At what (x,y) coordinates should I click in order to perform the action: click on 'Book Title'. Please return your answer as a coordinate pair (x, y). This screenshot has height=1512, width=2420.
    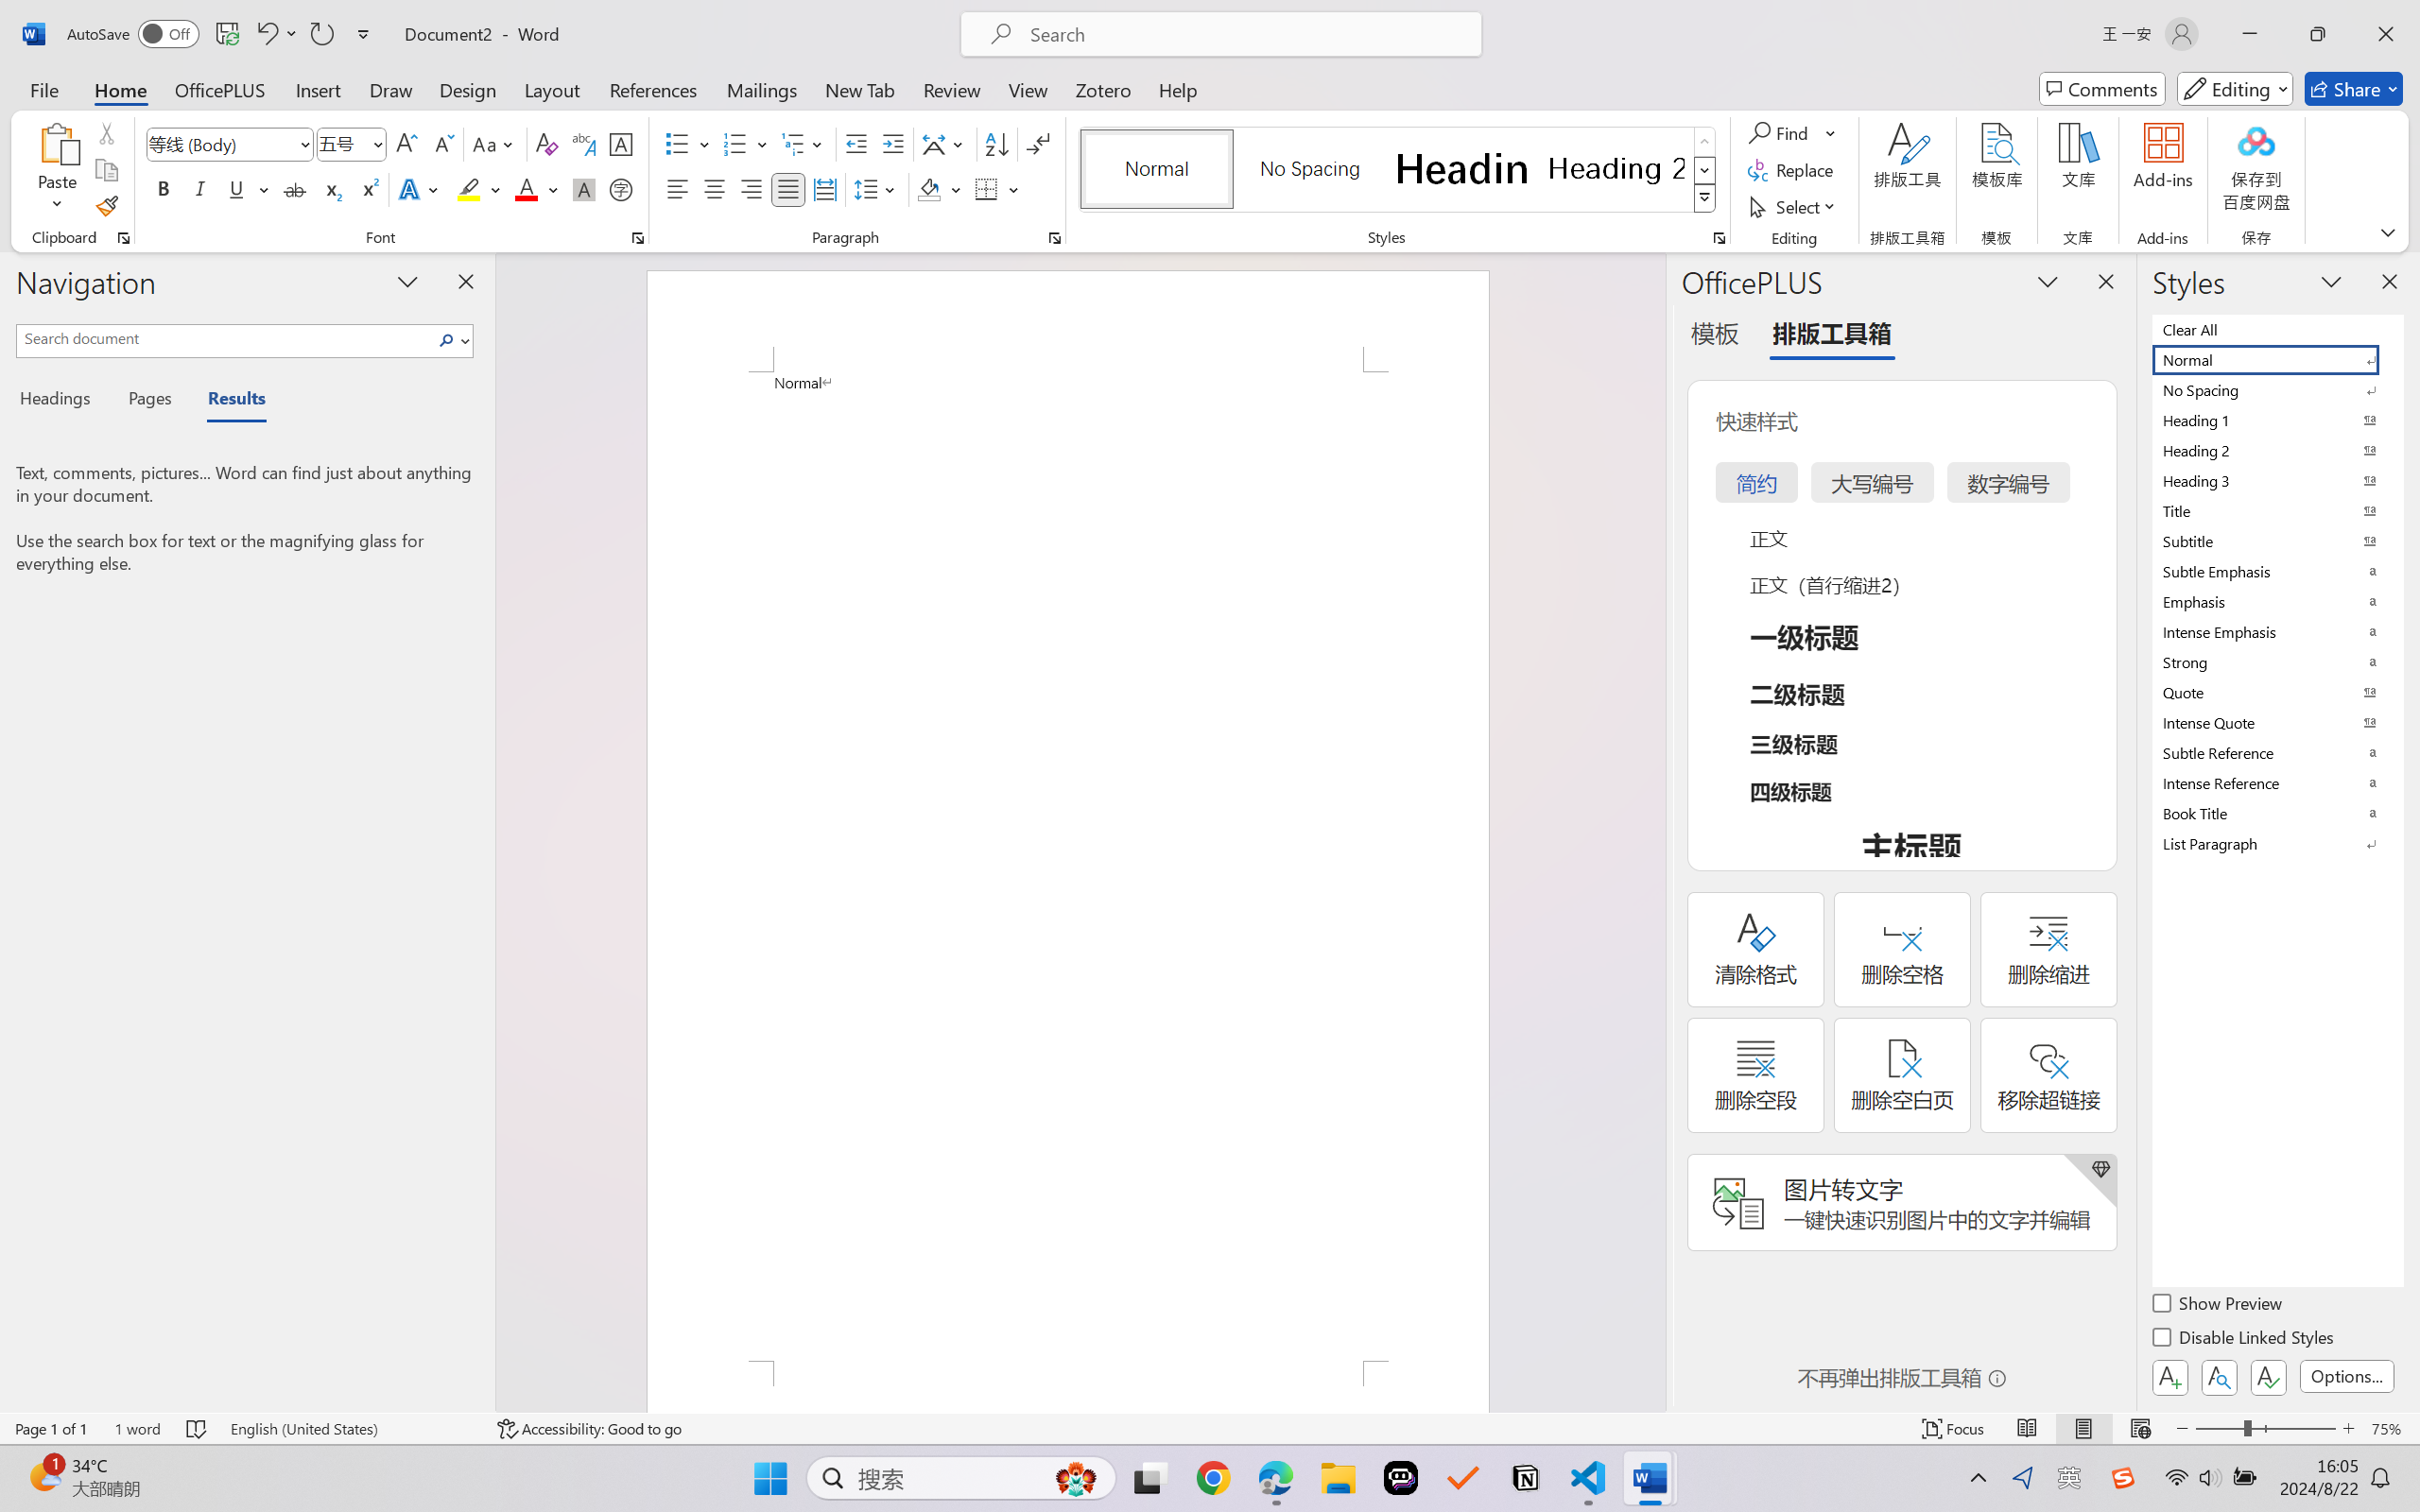
    Looking at the image, I should click on (2275, 813).